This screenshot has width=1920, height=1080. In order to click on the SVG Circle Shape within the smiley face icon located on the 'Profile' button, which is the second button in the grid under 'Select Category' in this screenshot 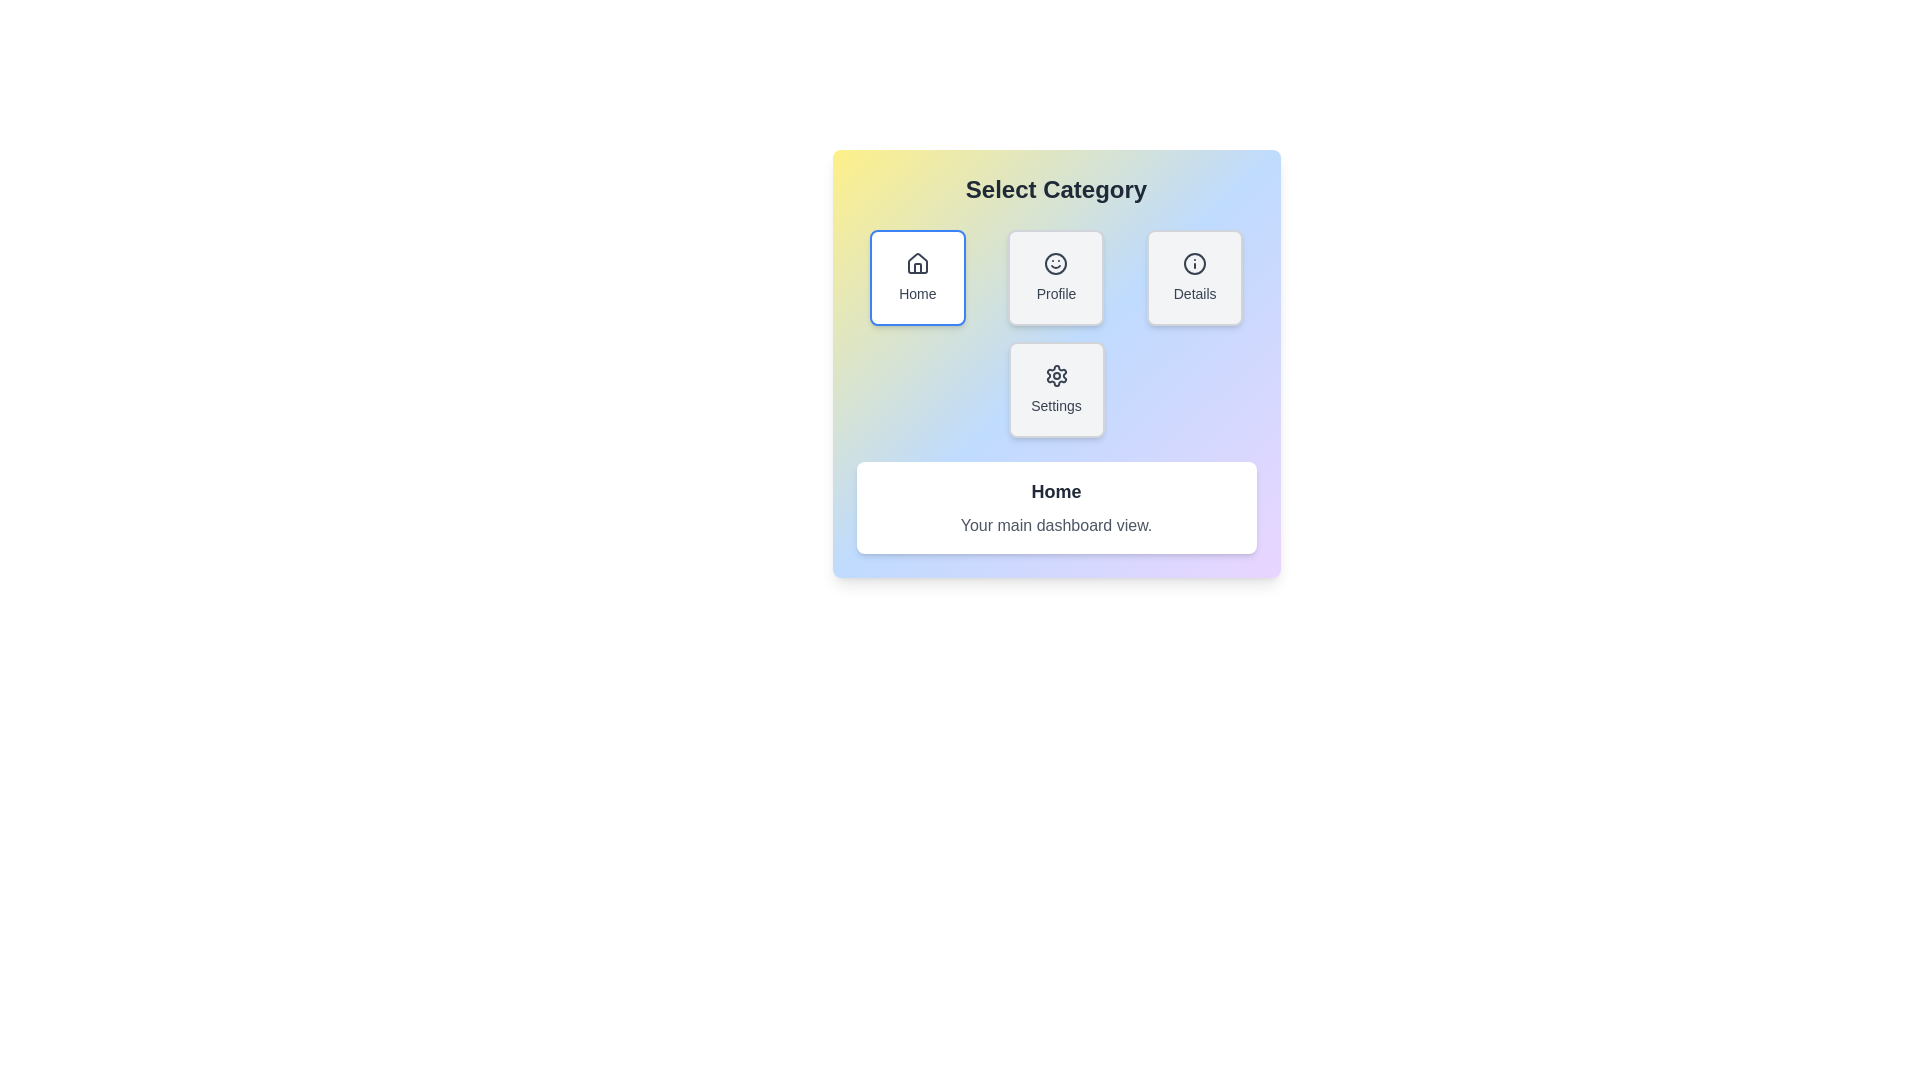, I will do `click(1055, 262)`.